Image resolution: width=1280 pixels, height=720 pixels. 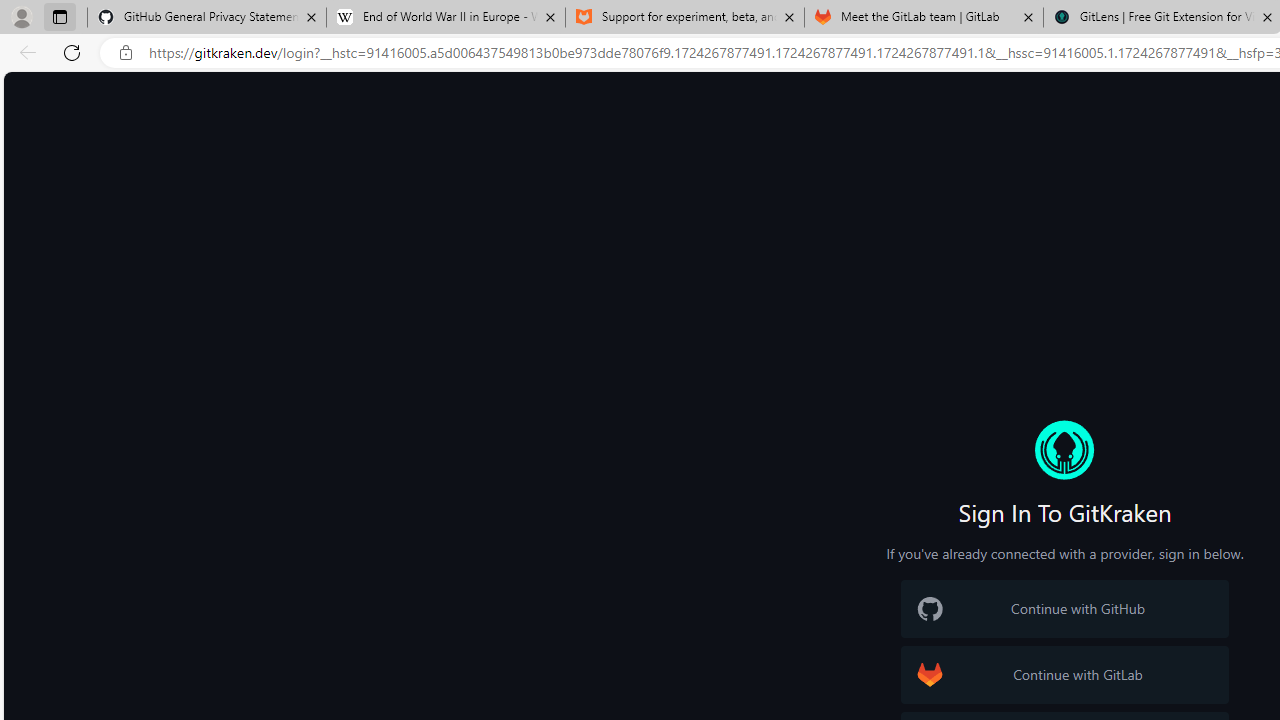 What do you see at coordinates (1063, 675) in the screenshot?
I see `'GitLab Logo Continue with GitLab'` at bounding box center [1063, 675].